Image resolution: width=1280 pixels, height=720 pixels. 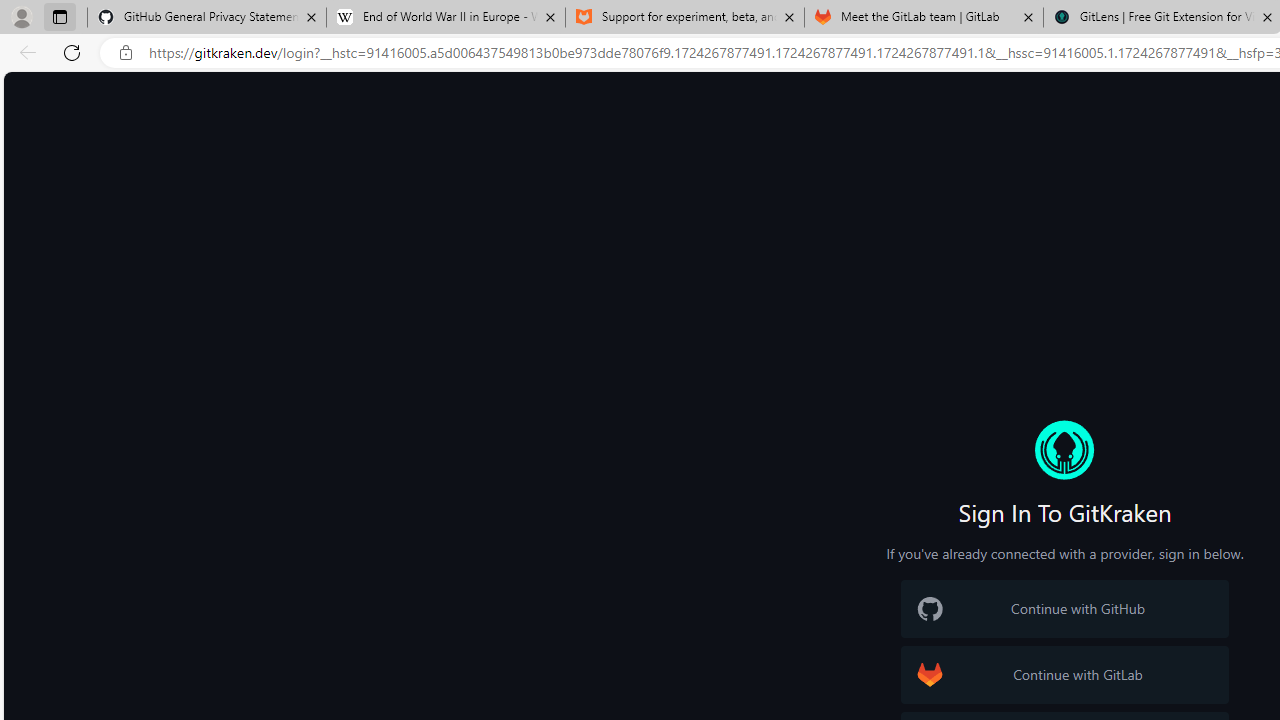 What do you see at coordinates (1063, 675) in the screenshot?
I see `'GitLab Logo Continue with GitLab'` at bounding box center [1063, 675].